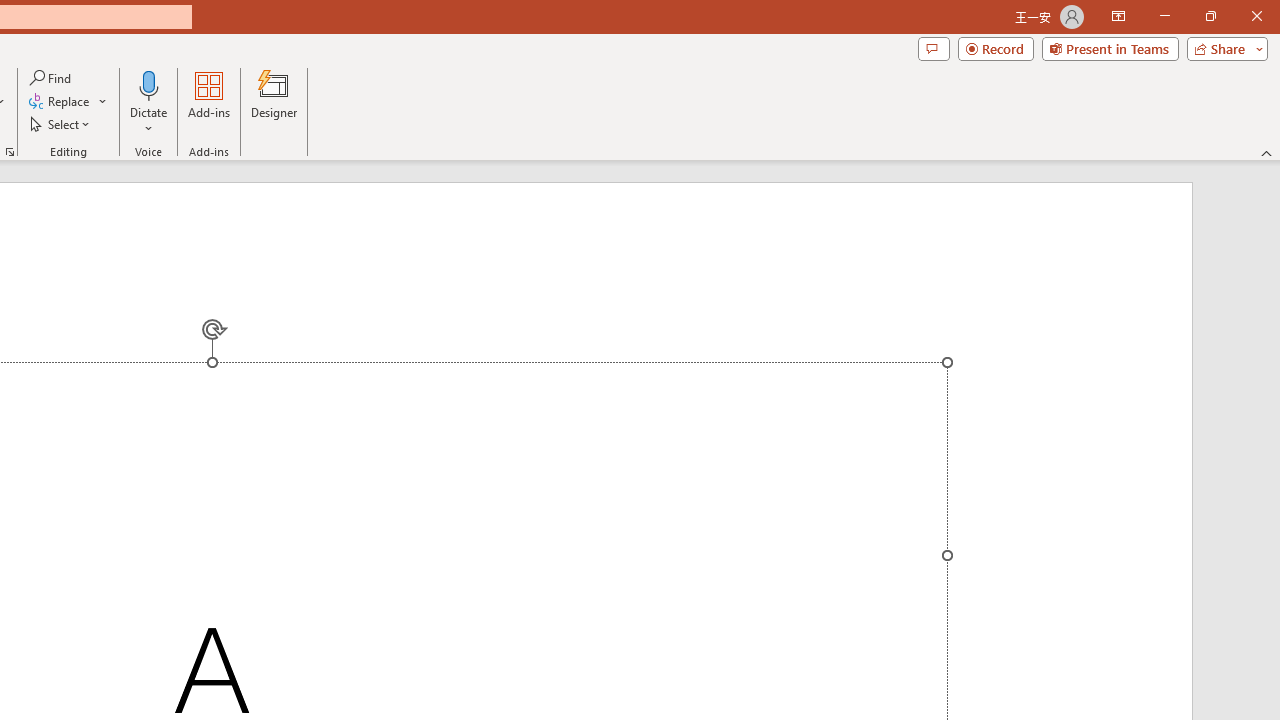  Describe the element at coordinates (1222, 47) in the screenshot. I see `'Share'` at that location.